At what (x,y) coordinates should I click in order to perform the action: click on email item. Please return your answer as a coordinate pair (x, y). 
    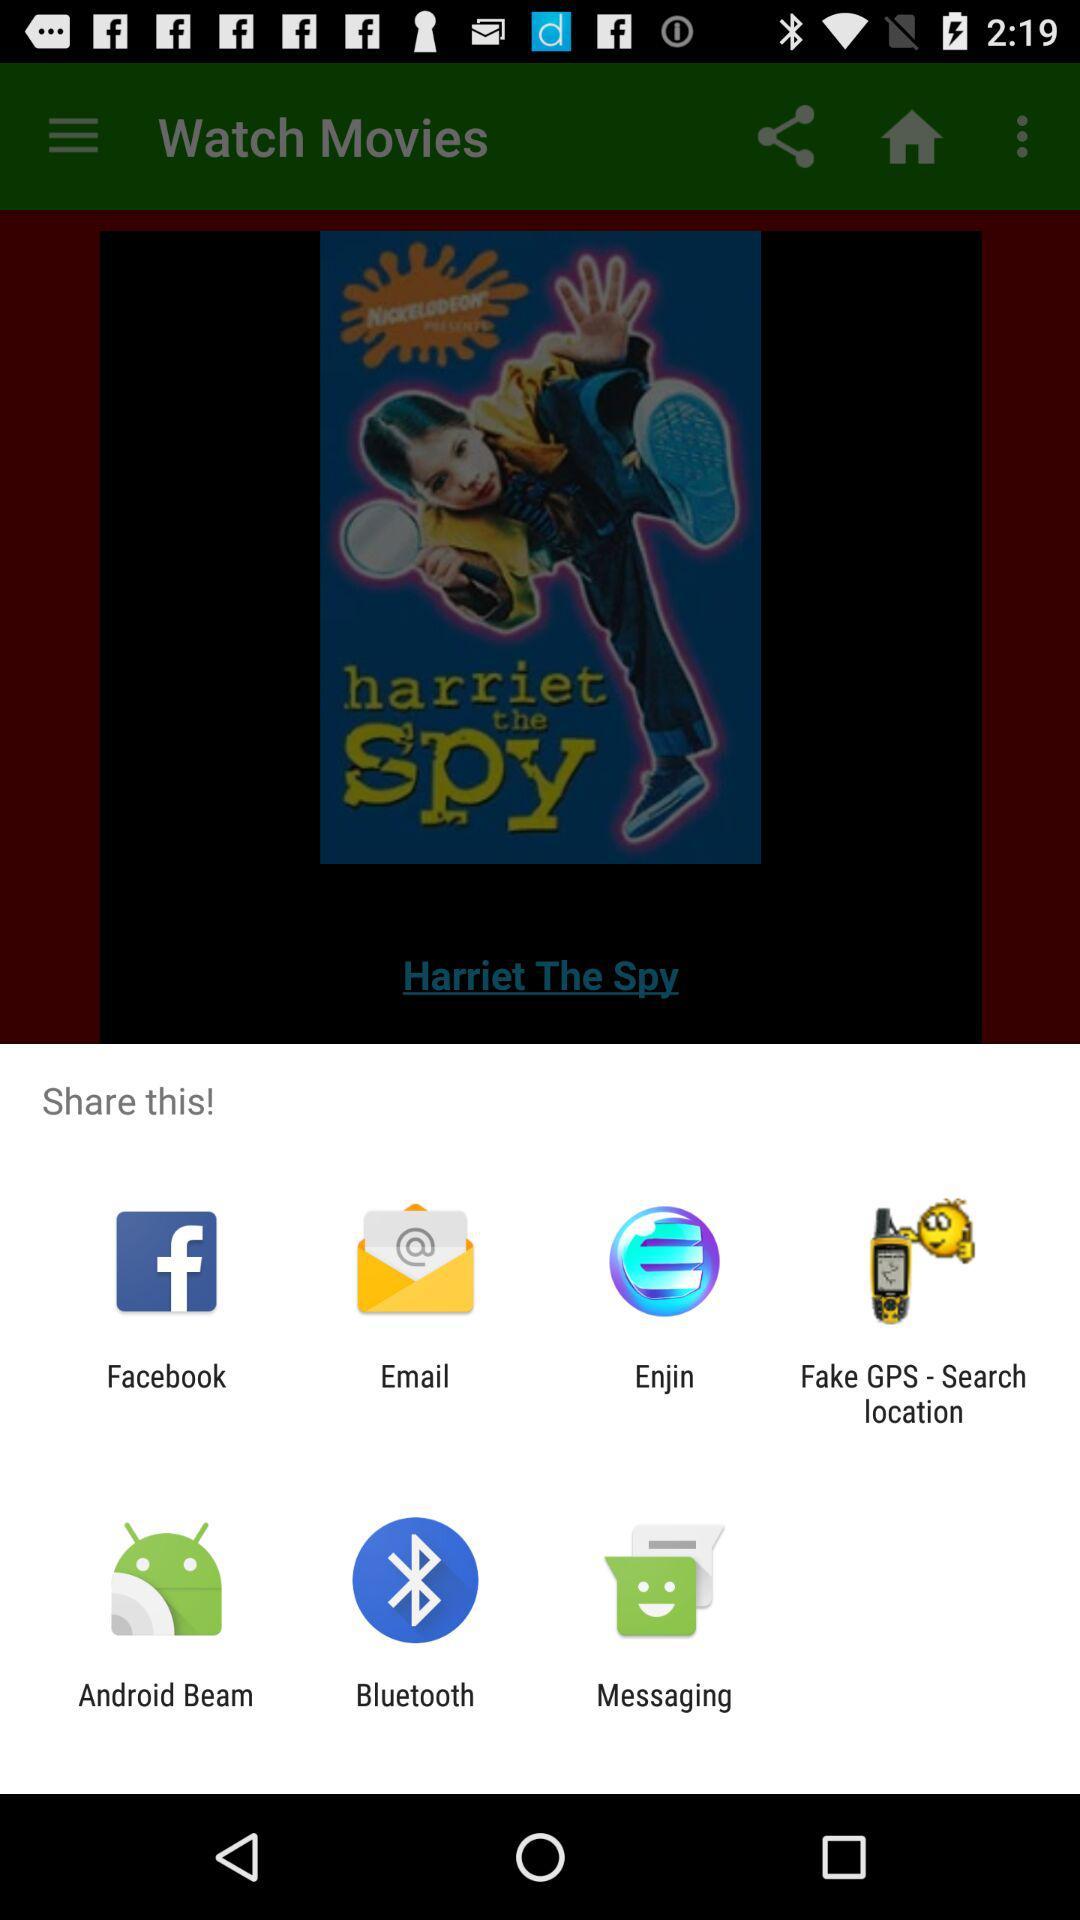
    Looking at the image, I should click on (414, 1392).